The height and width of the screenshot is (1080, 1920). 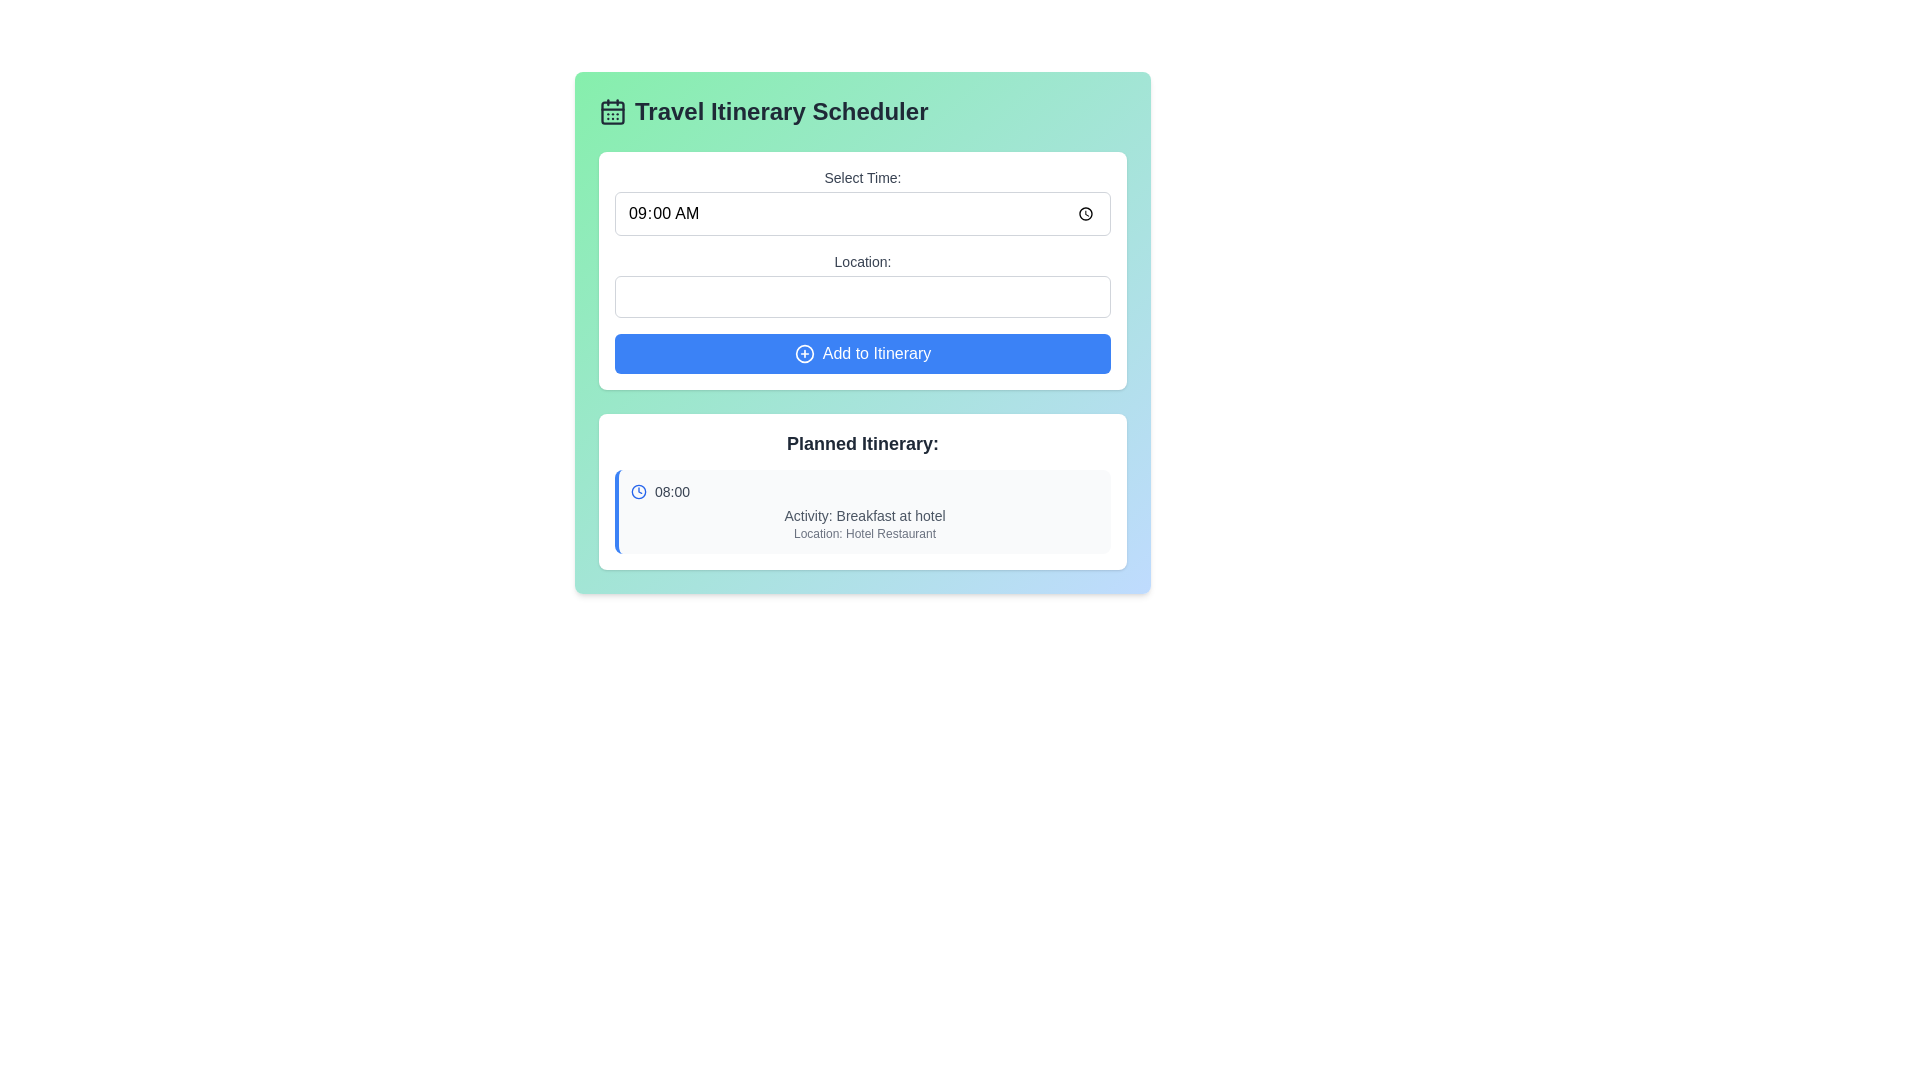 What do you see at coordinates (804, 353) in the screenshot?
I see `the placement and styling of the vector graphic circle within the 'Add to Itinerary' button, which is part of an SVG icon indicating the action to add items to a list or schedule` at bounding box center [804, 353].